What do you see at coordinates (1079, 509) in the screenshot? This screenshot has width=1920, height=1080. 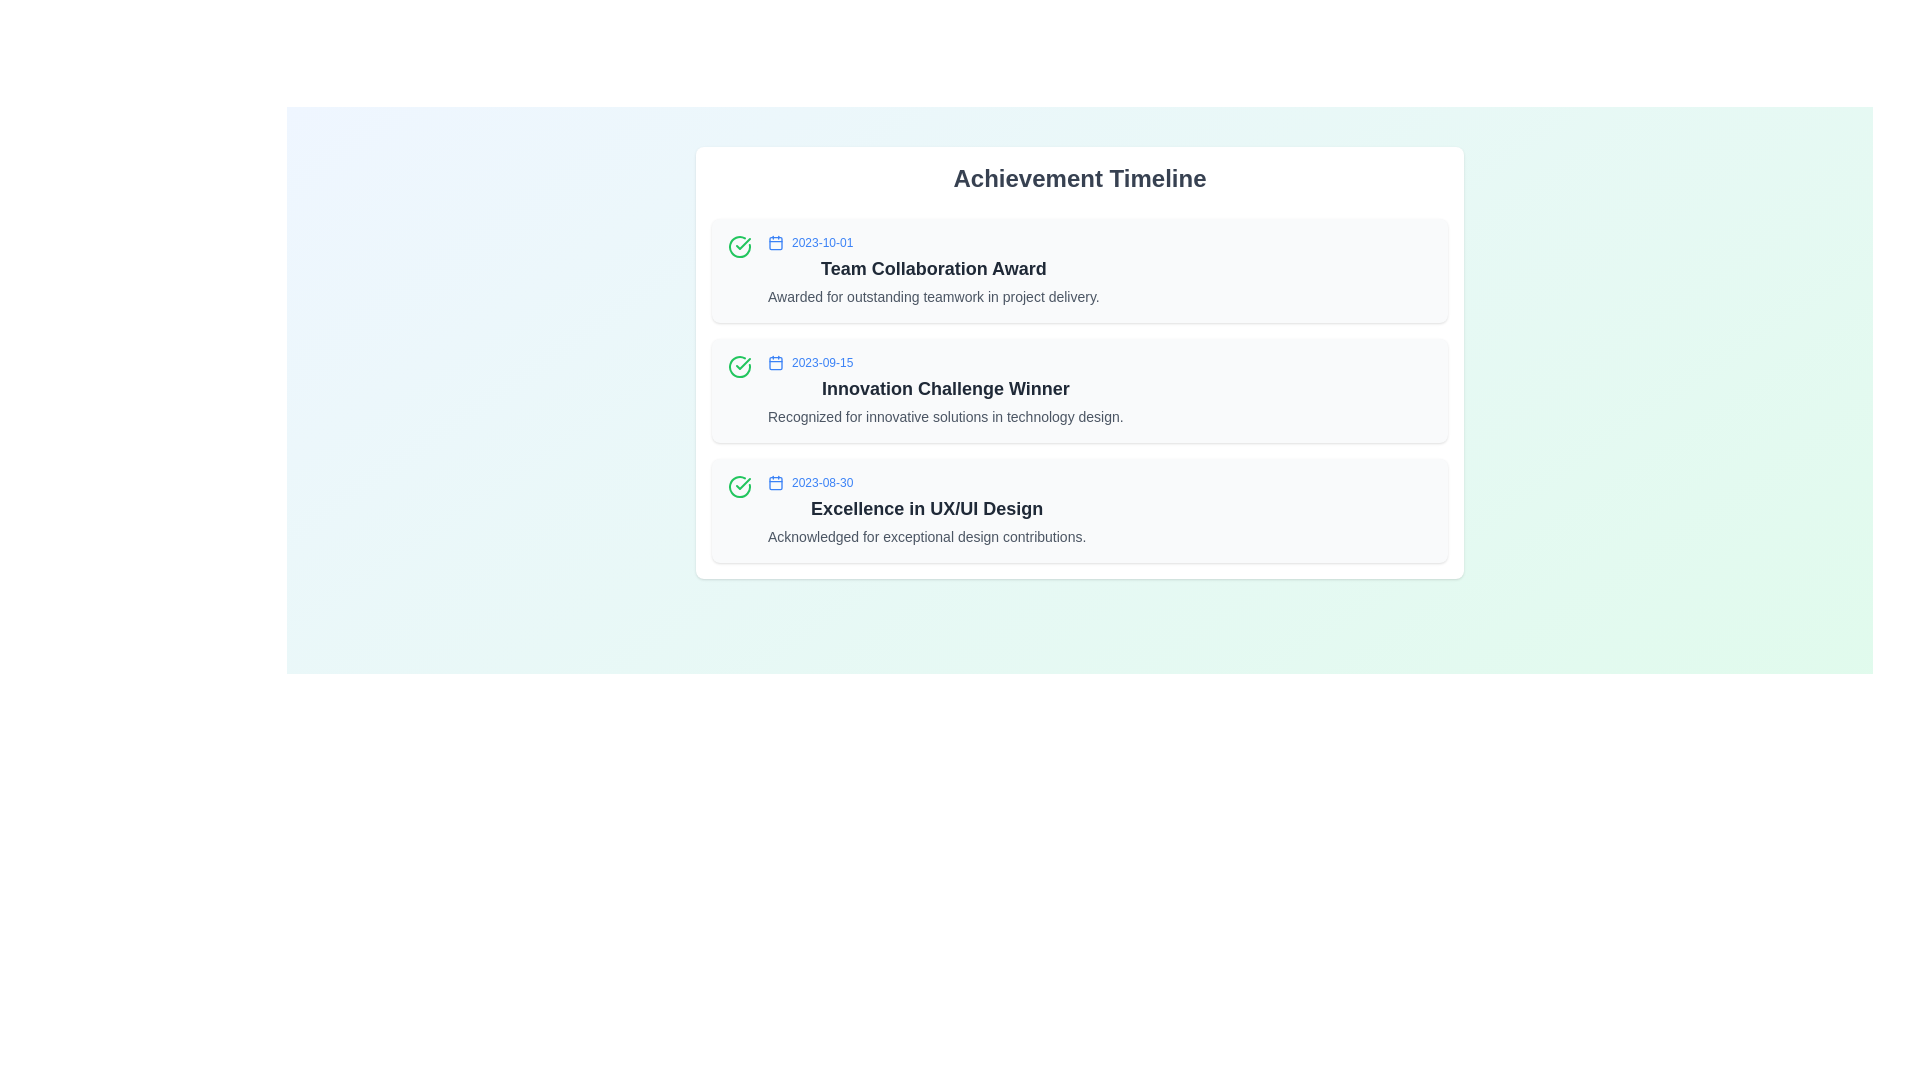 I see `the details of the Achievement Card` at bounding box center [1079, 509].